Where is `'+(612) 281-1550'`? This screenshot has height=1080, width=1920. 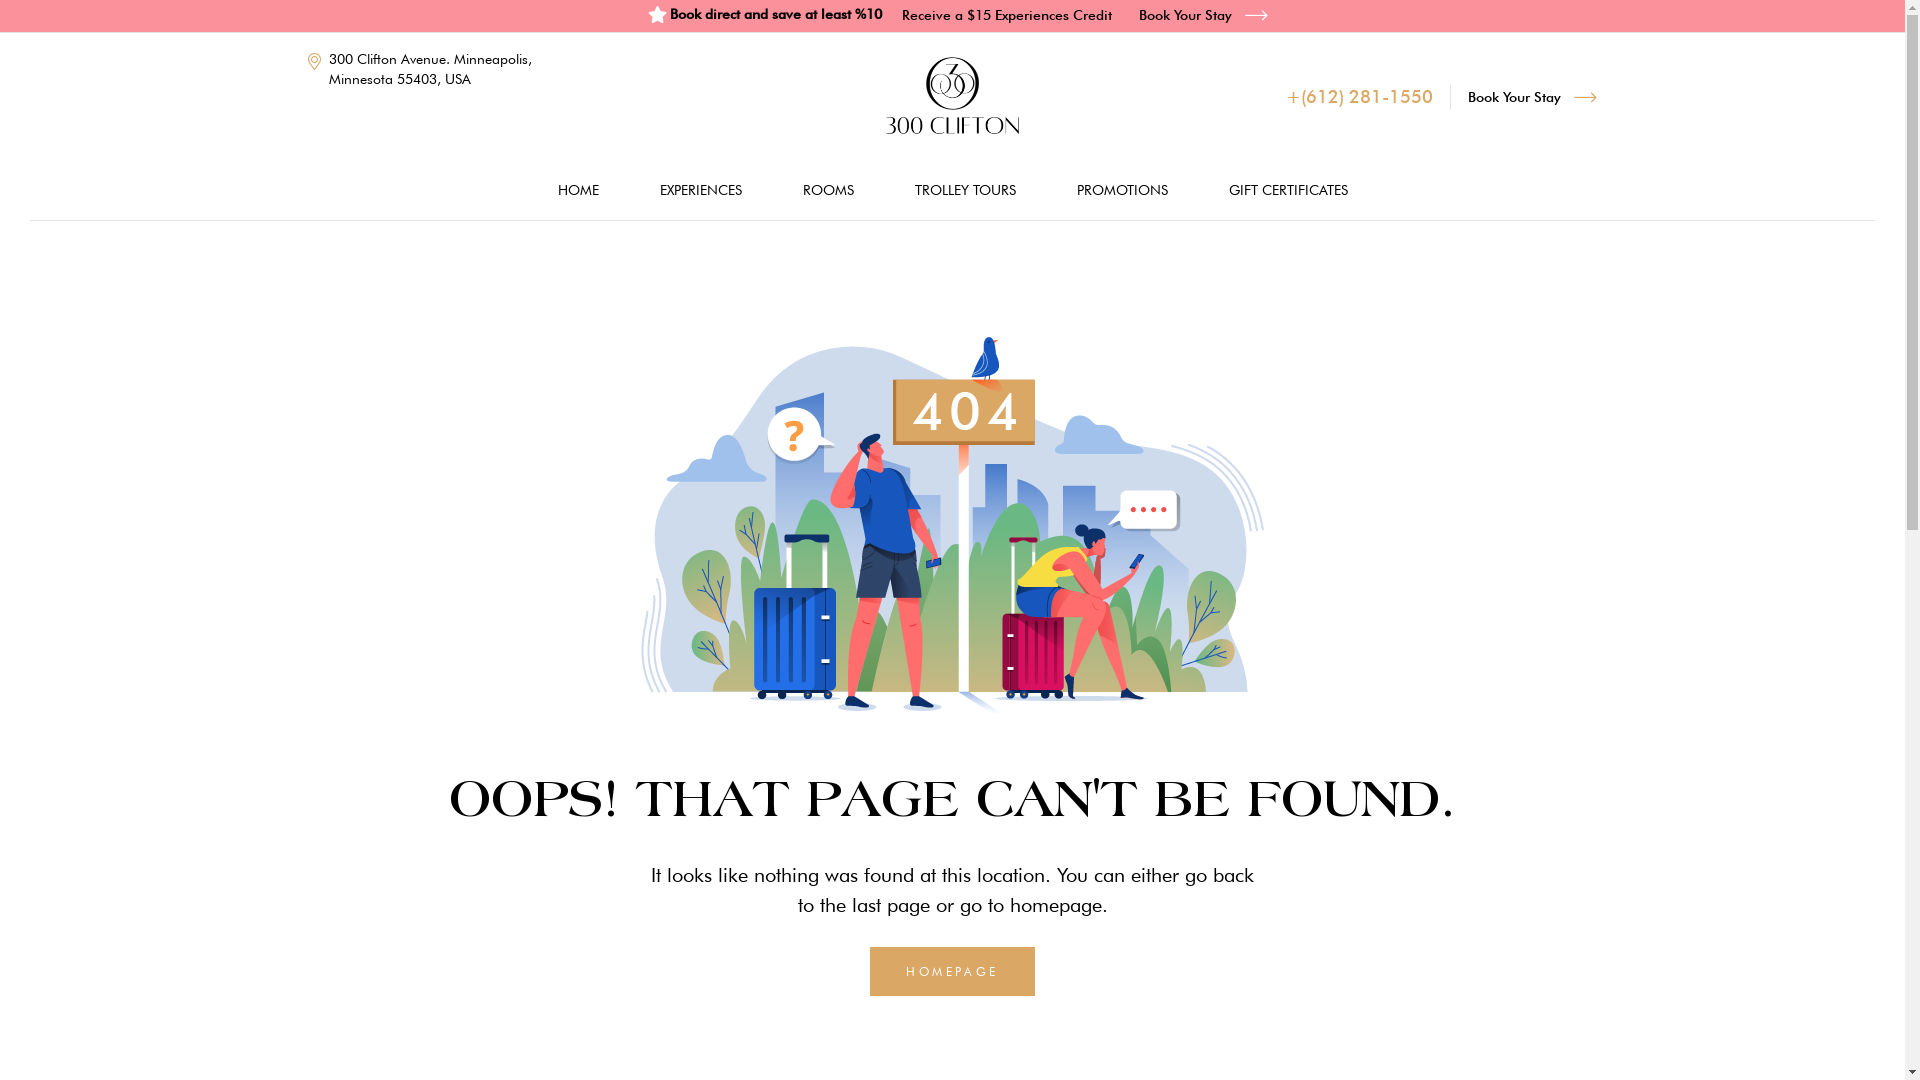
'+(612) 281-1550' is located at coordinates (1359, 96).